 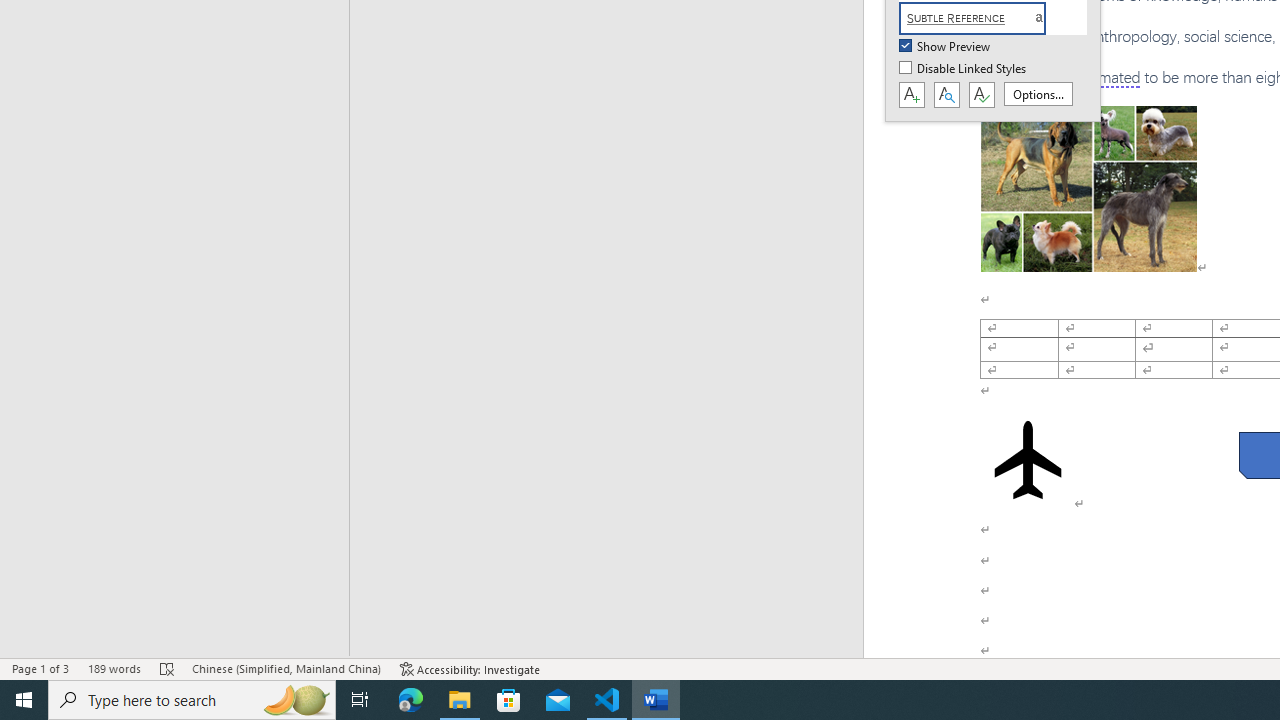 What do you see at coordinates (981, 95) in the screenshot?
I see `'Class: NetUIButton'` at bounding box center [981, 95].